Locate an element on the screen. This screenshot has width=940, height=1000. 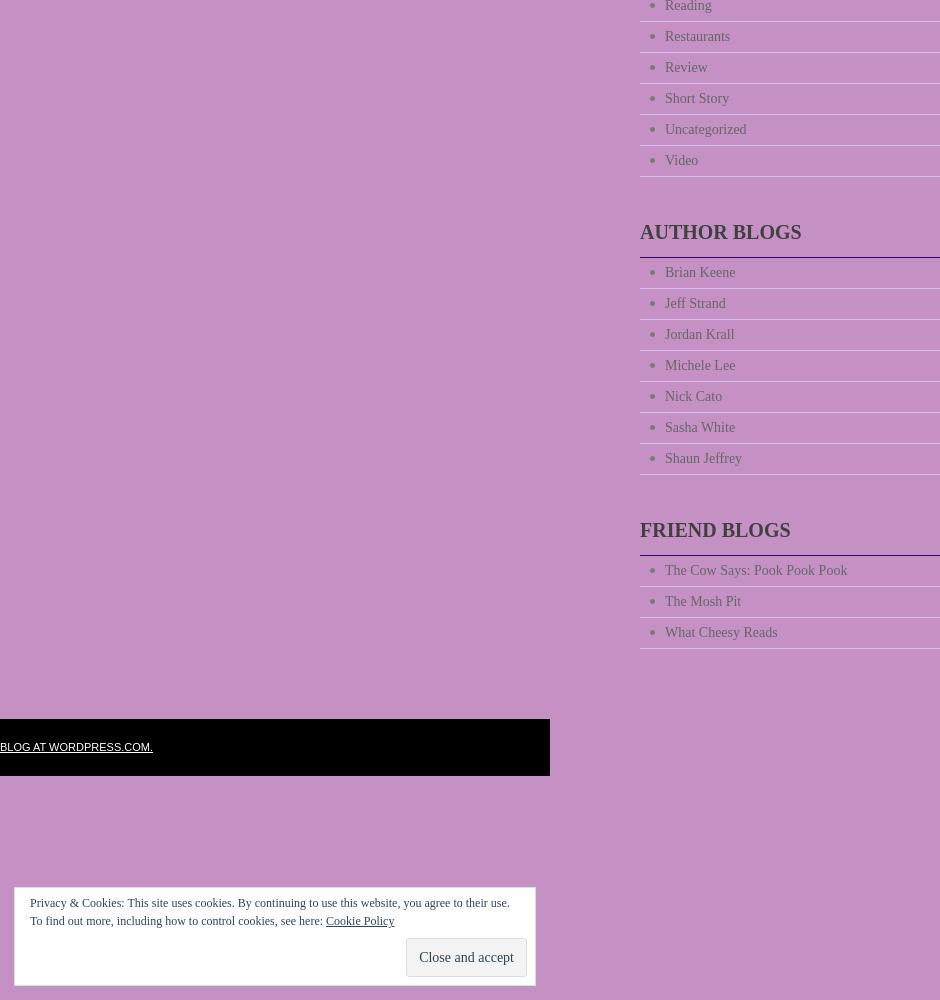
'Nick Cato' is located at coordinates (692, 396).